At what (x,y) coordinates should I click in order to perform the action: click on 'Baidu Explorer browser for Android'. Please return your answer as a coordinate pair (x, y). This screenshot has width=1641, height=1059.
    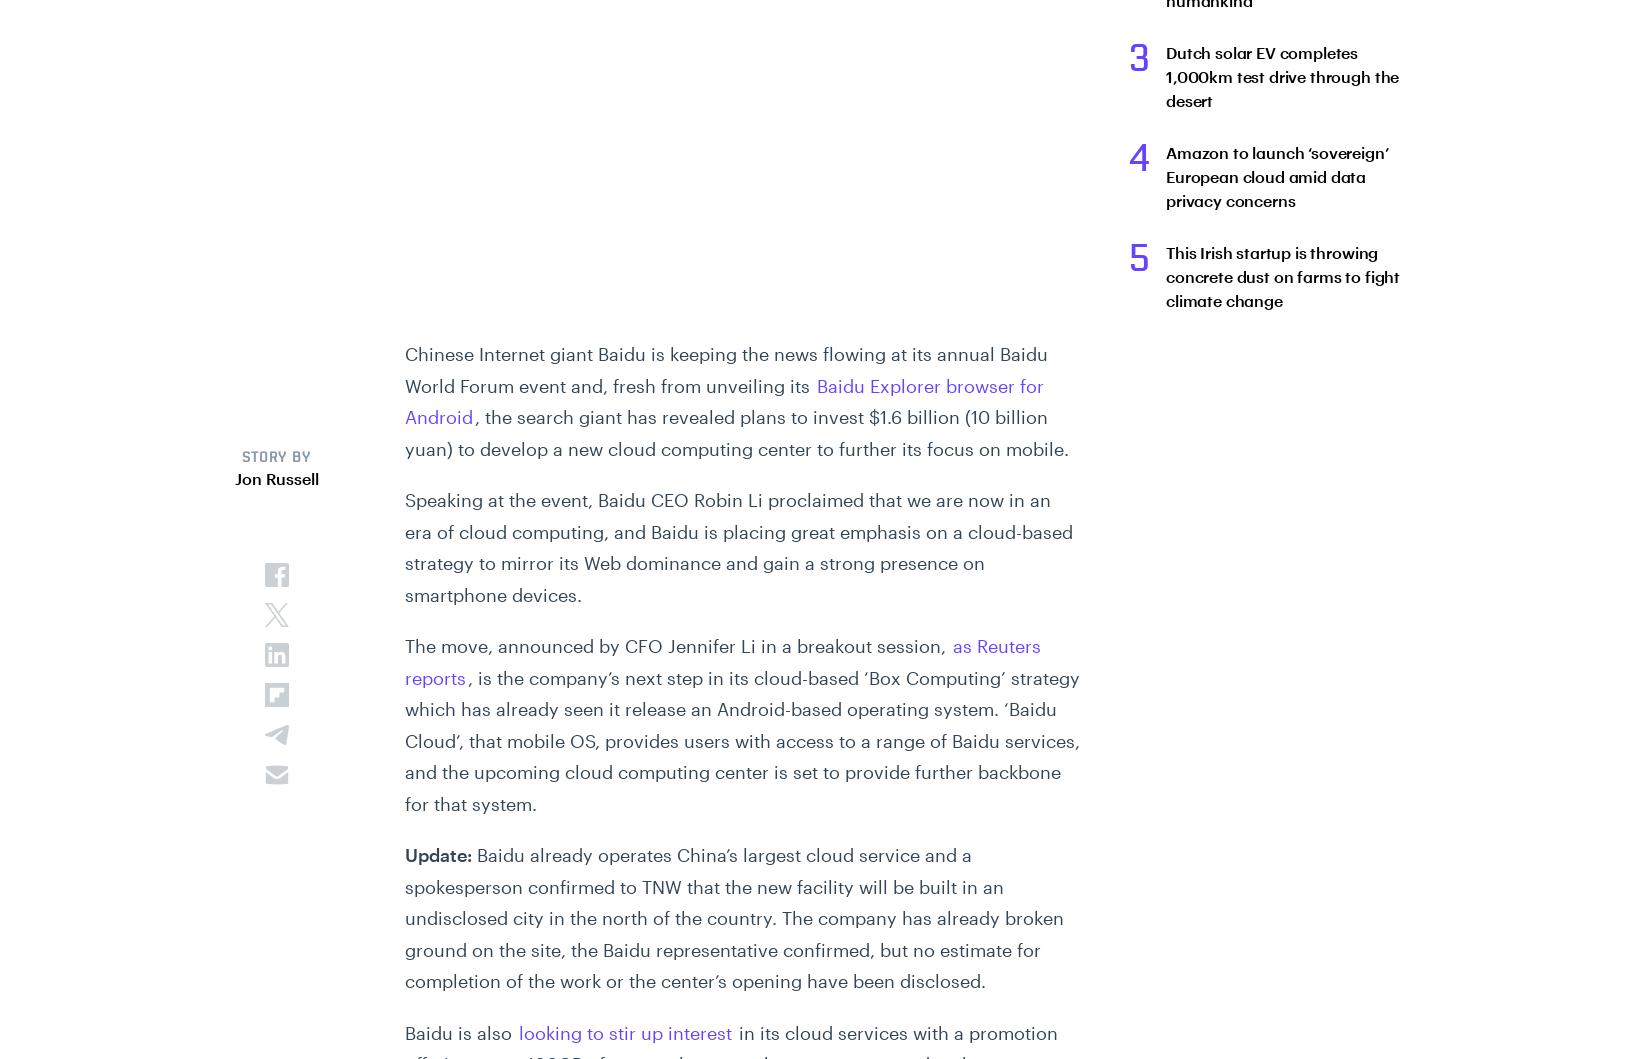
    Looking at the image, I should click on (722, 400).